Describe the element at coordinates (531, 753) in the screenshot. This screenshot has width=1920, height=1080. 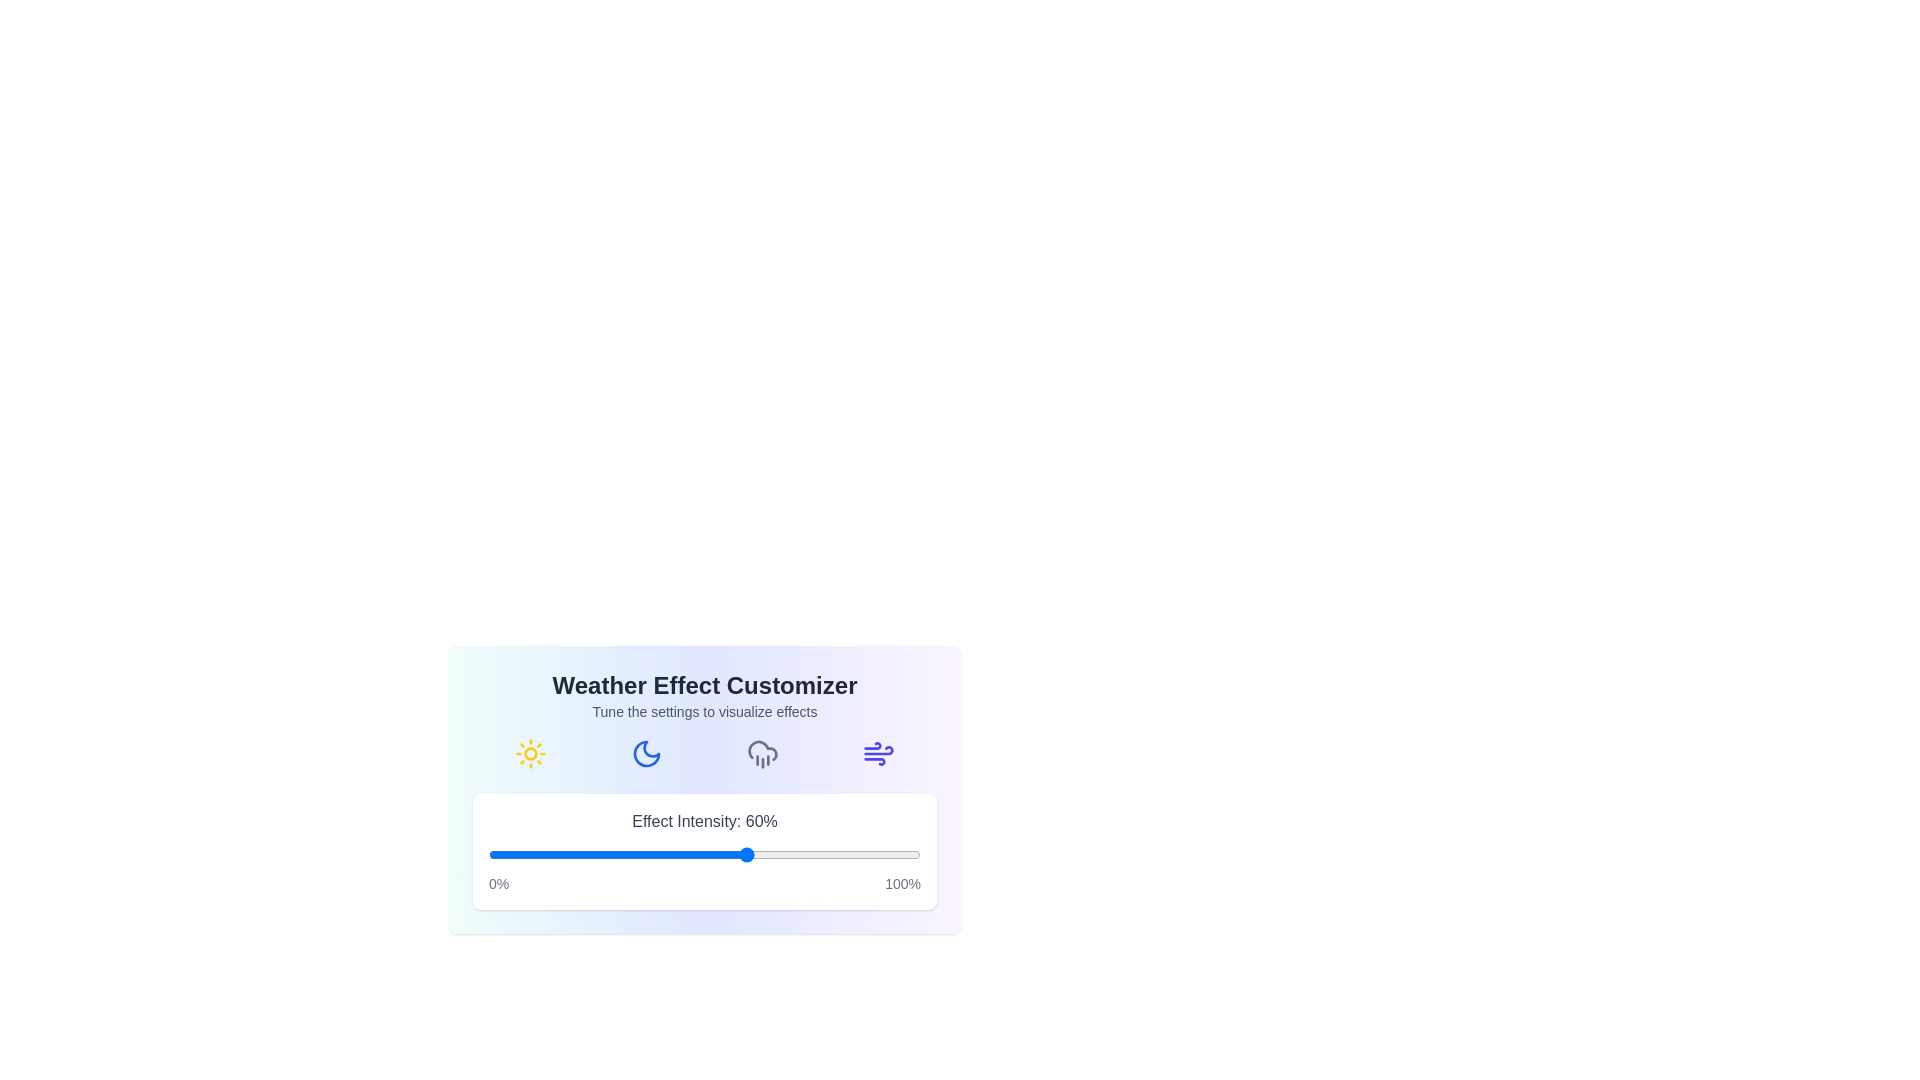
I see `the sun icon located in the top-left corner of the weather customization panel, which is the first icon among other weather-related icons` at that location.